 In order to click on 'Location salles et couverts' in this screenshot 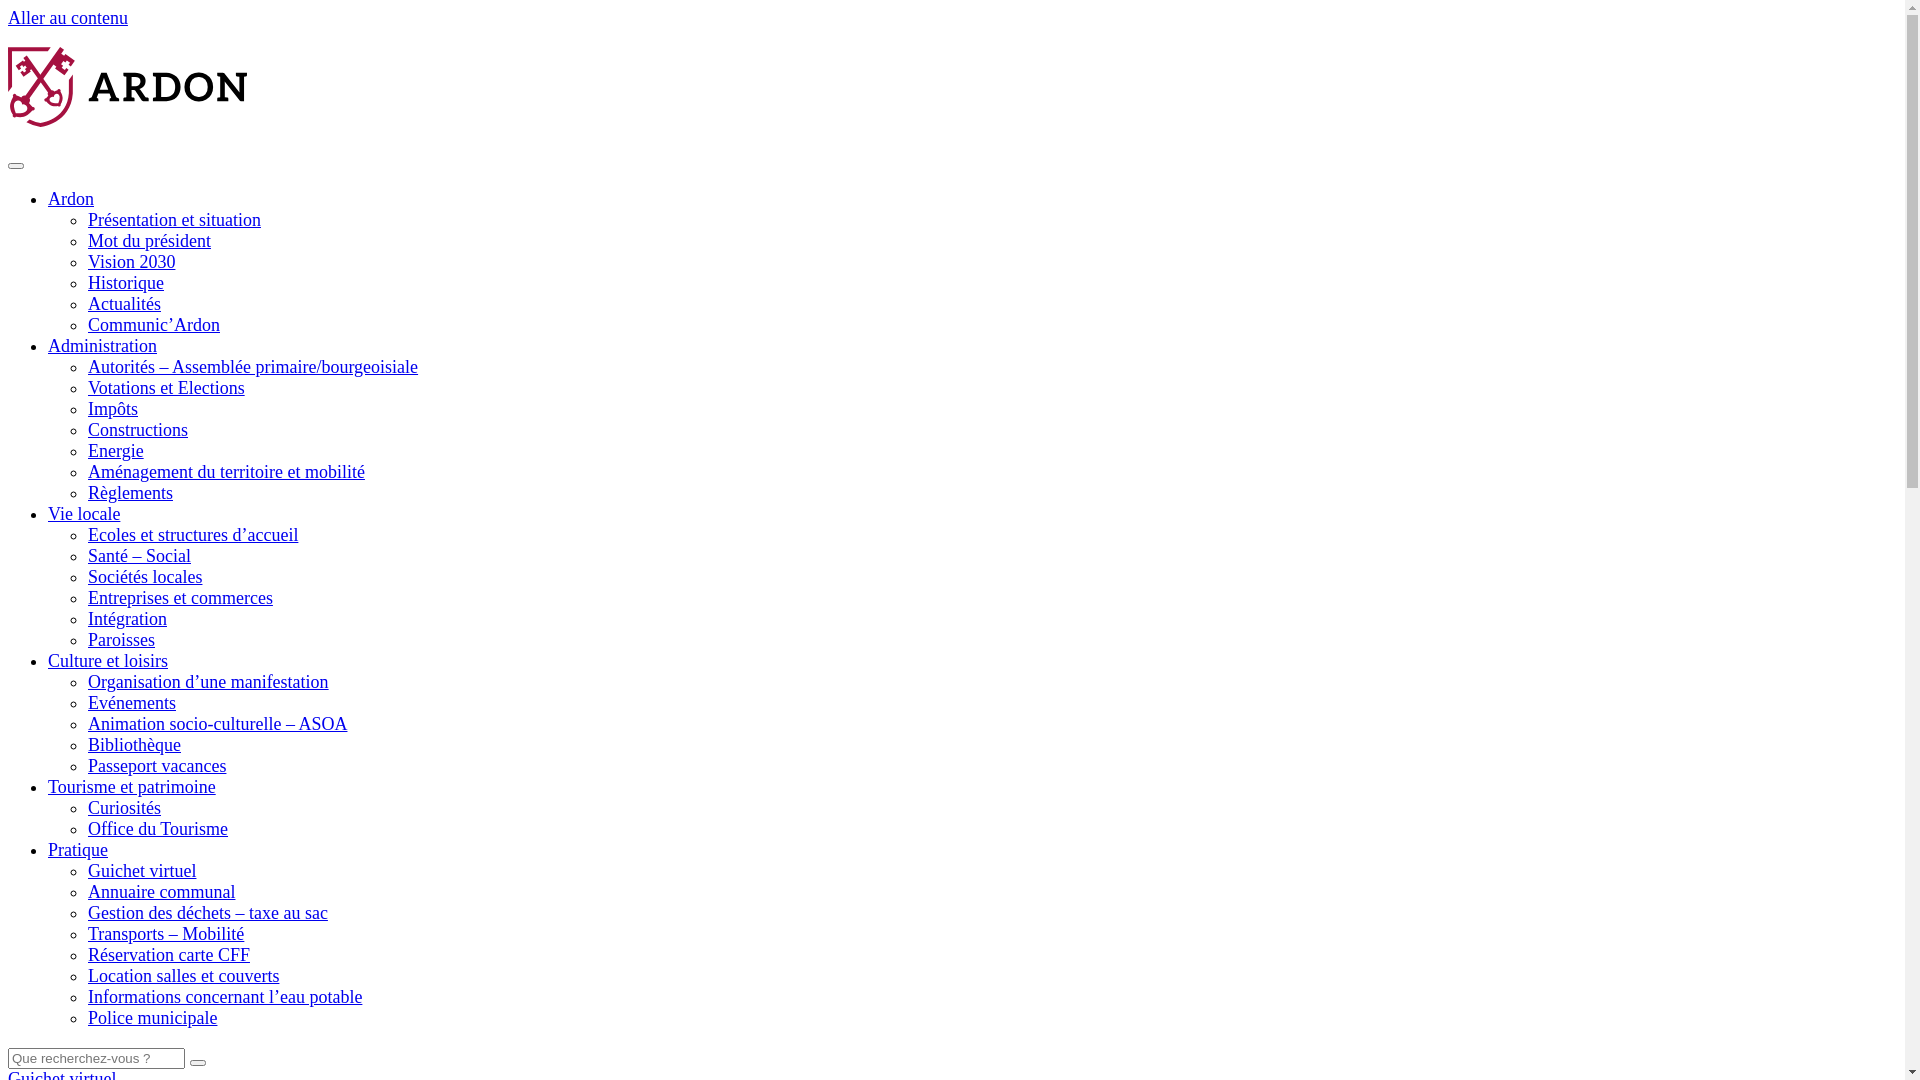, I will do `click(86, 974)`.